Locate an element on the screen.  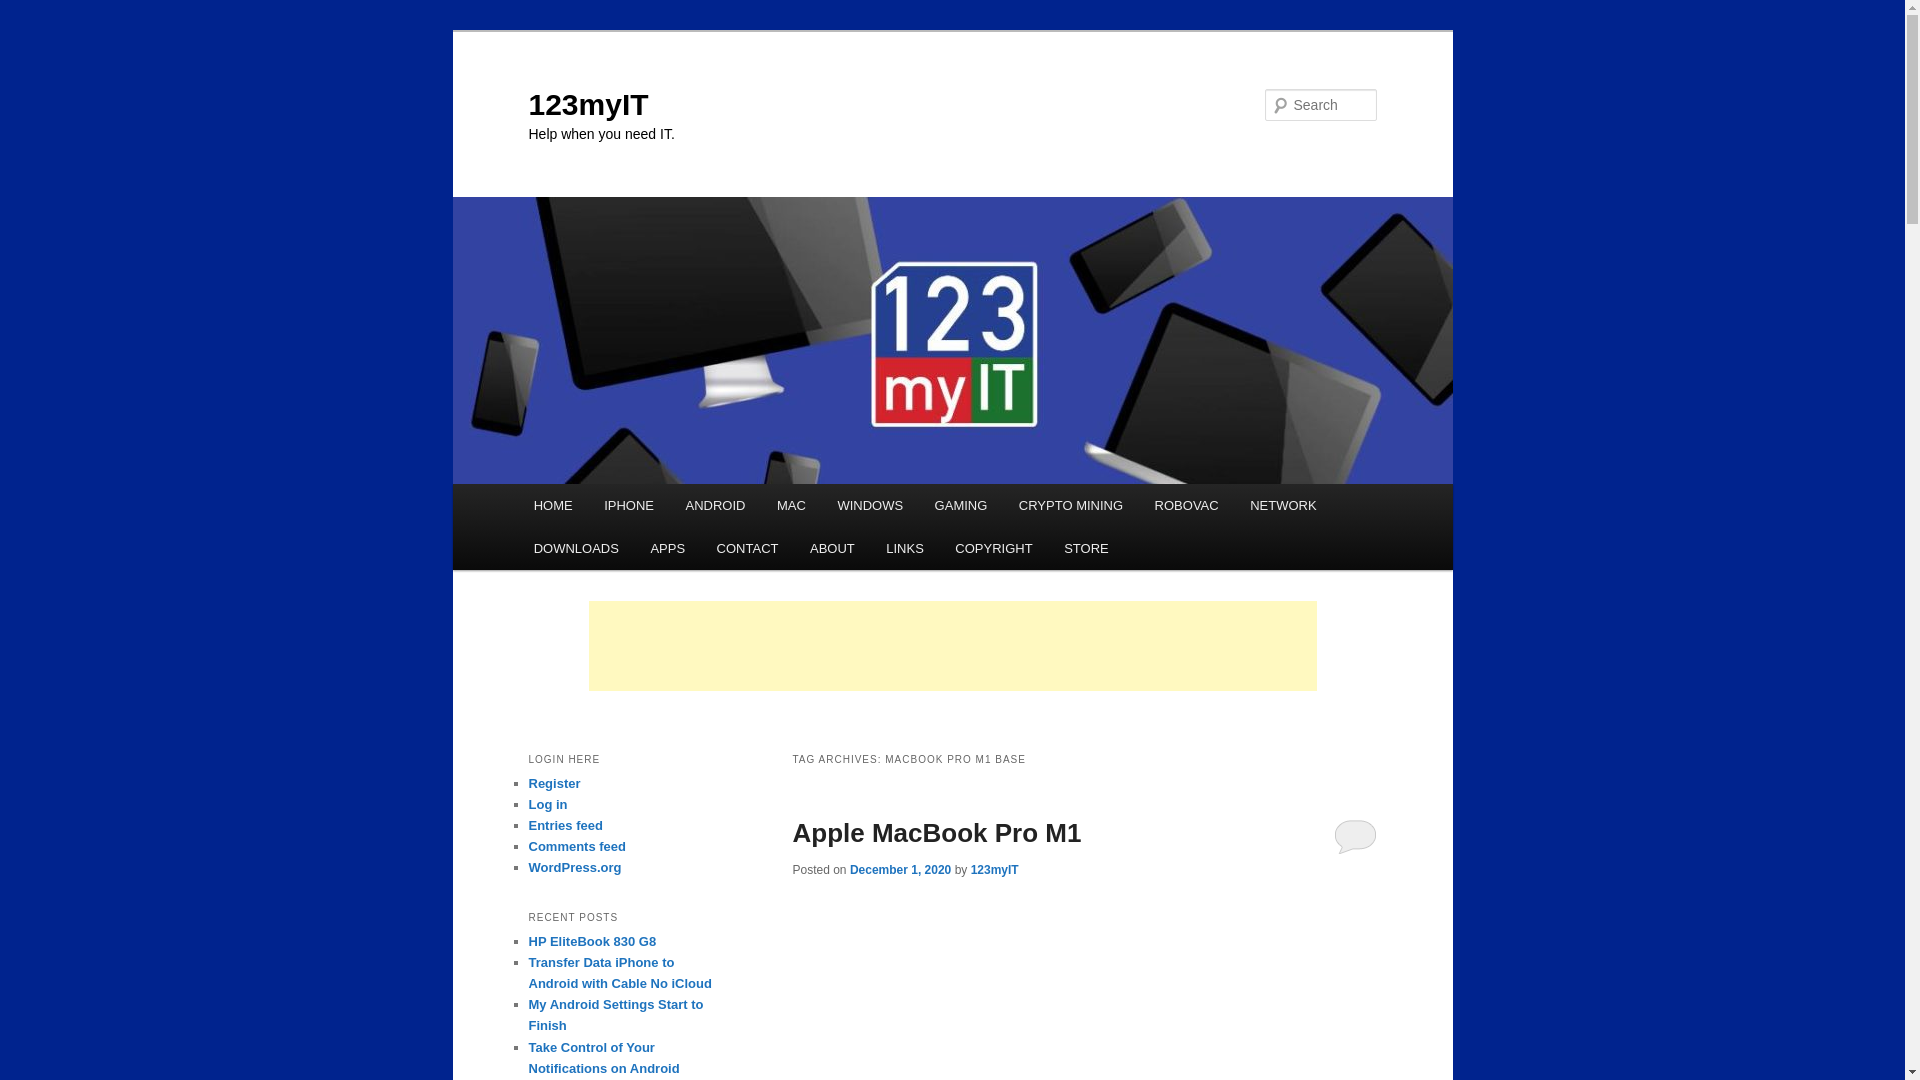
'123myIT' is located at coordinates (587, 104).